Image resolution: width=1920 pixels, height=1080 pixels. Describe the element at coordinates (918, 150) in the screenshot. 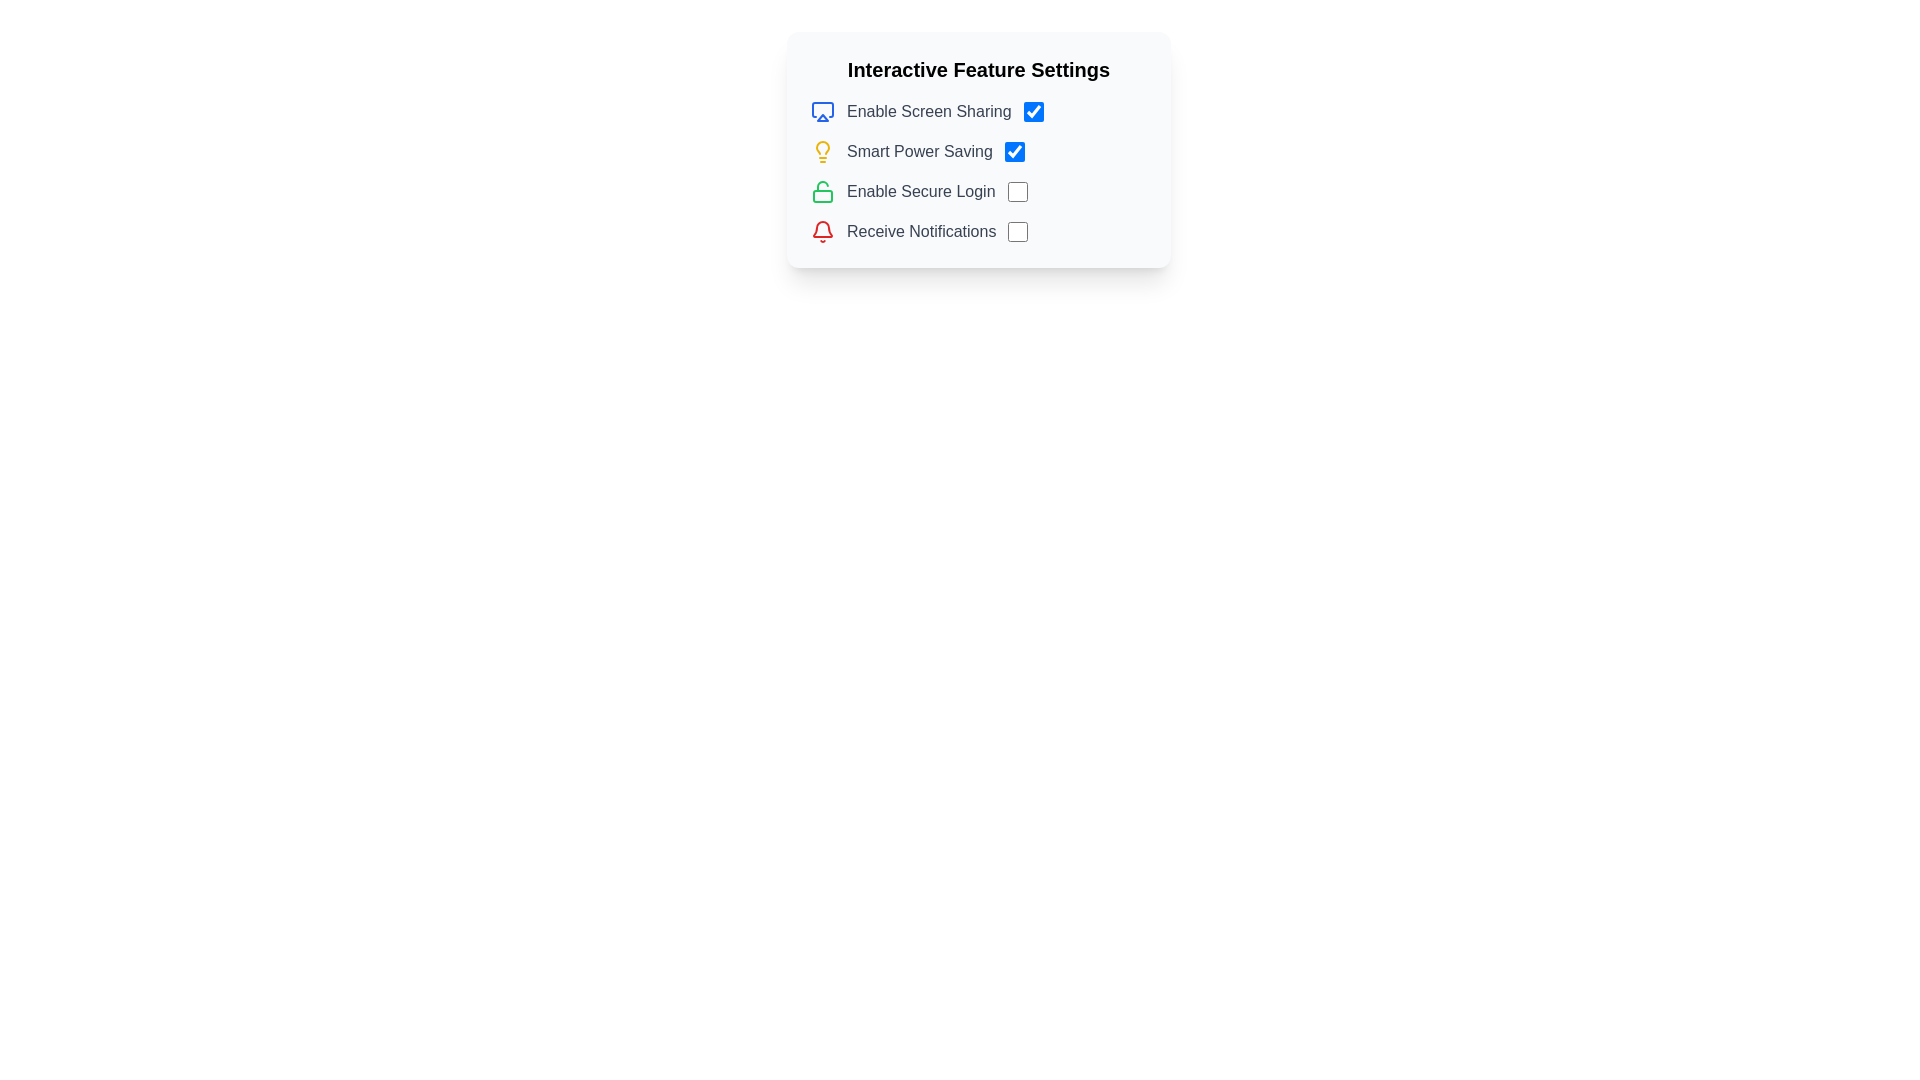

I see `Text label that describes the Smart Power Saving feature, which is positioned after a yellow lightbulb icon and before a checkbox in the settings group` at that location.